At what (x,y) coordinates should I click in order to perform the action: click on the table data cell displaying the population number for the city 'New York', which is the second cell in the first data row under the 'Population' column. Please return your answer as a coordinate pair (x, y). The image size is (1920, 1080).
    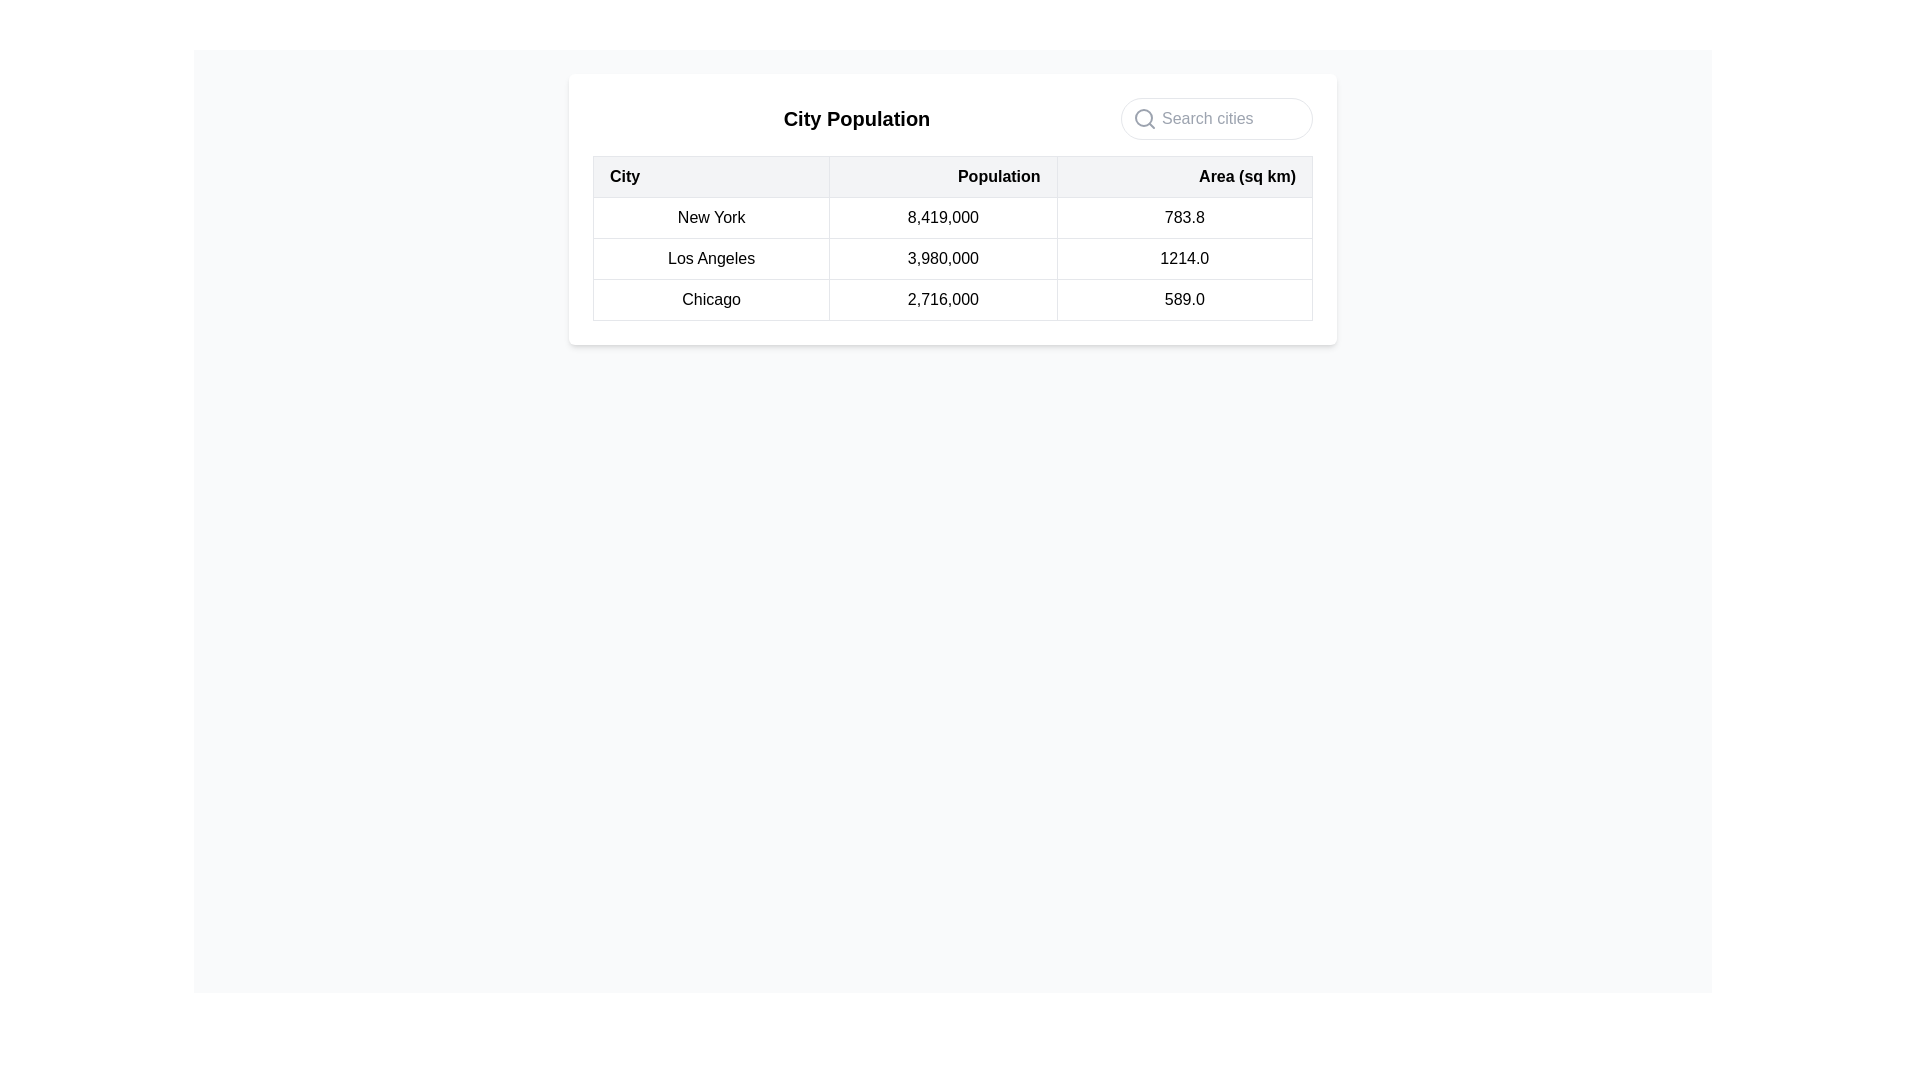
    Looking at the image, I should click on (942, 218).